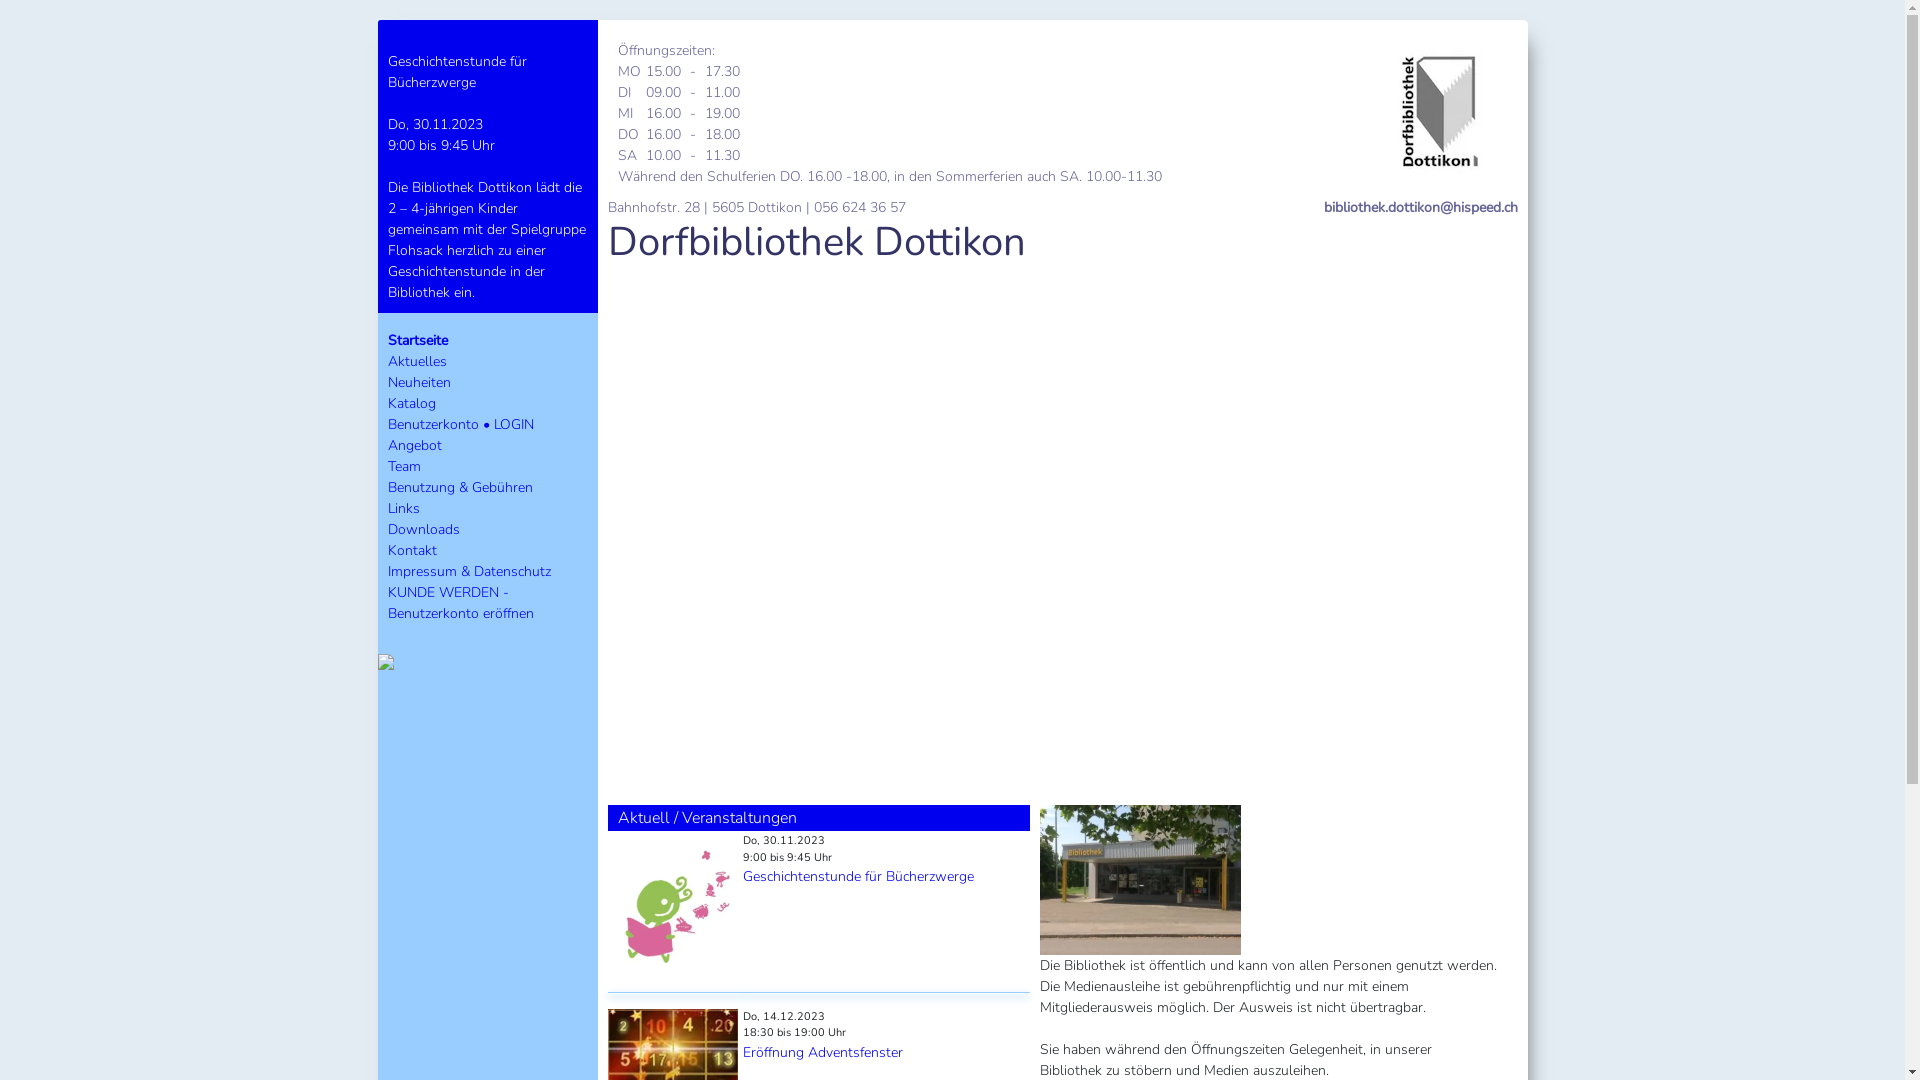 Image resolution: width=1920 pixels, height=1080 pixels. What do you see at coordinates (416, 361) in the screenshot?
I see `'Aktuelles'` at bounding box center [416, 361].